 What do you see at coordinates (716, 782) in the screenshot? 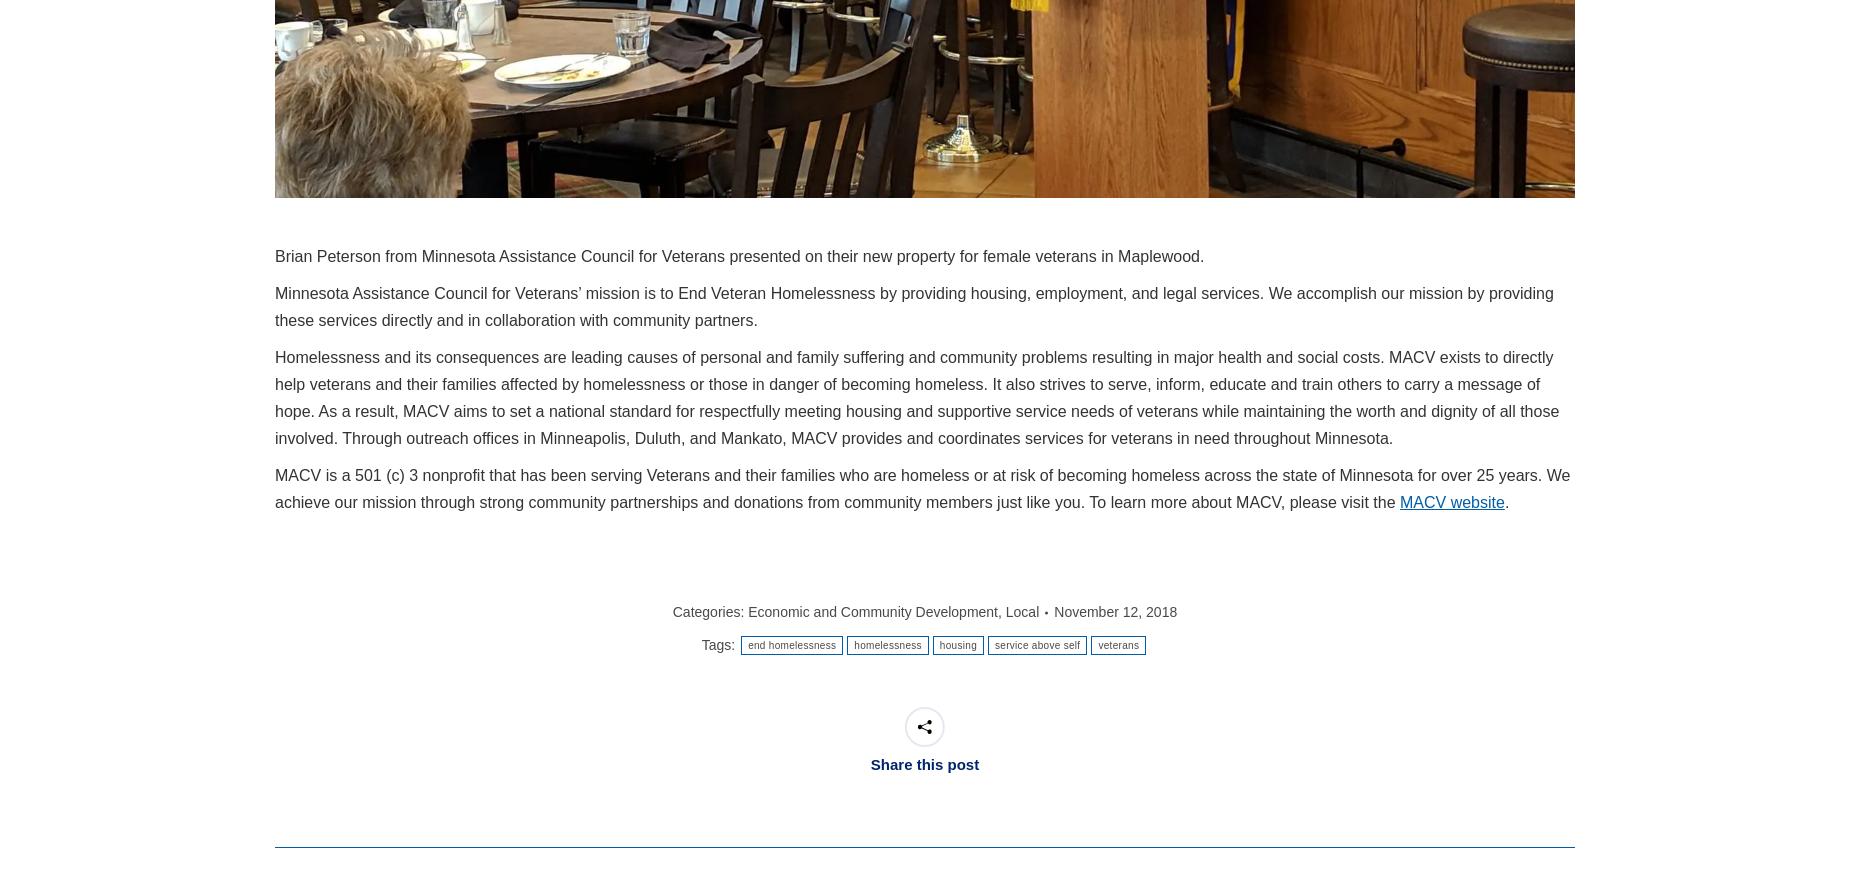
I see `'MEETING LOCATION:'` at bounding box center [716, 782].